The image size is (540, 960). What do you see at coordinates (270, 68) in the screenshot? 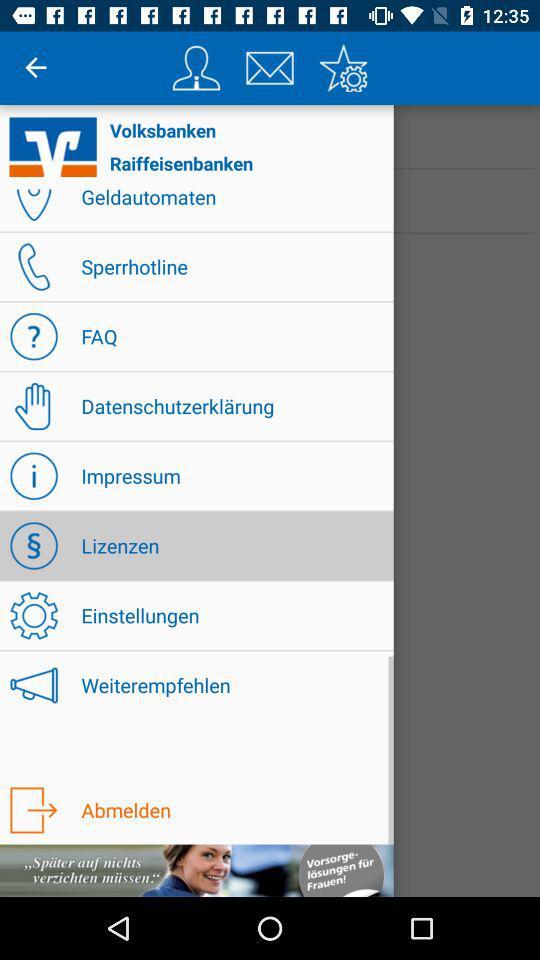
I see `the second icon from the top left` at bounding box center [270, 68].